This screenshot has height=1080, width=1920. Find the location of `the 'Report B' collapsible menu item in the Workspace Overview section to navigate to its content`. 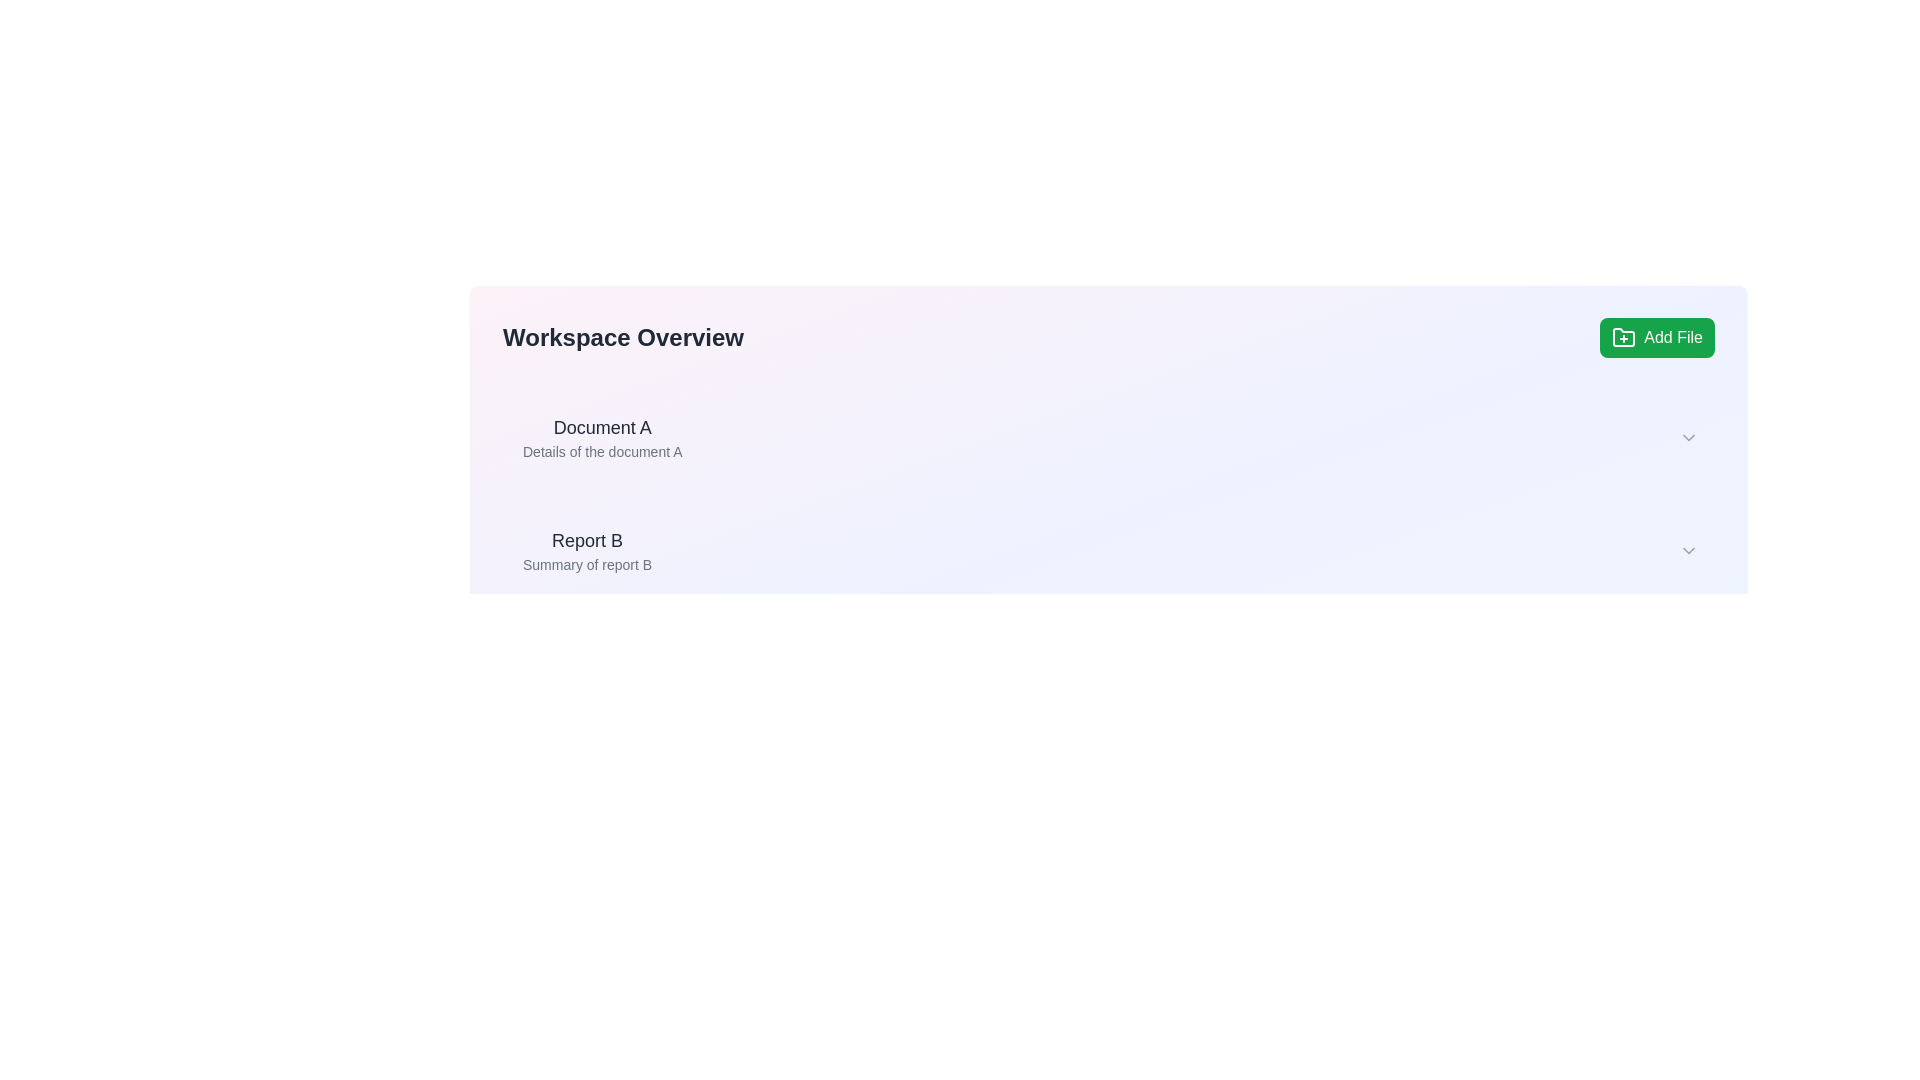

the 'Report B' collapsible menu item in the Workspace Overview section to navigate to its content is located at coordinates (1109, 551).